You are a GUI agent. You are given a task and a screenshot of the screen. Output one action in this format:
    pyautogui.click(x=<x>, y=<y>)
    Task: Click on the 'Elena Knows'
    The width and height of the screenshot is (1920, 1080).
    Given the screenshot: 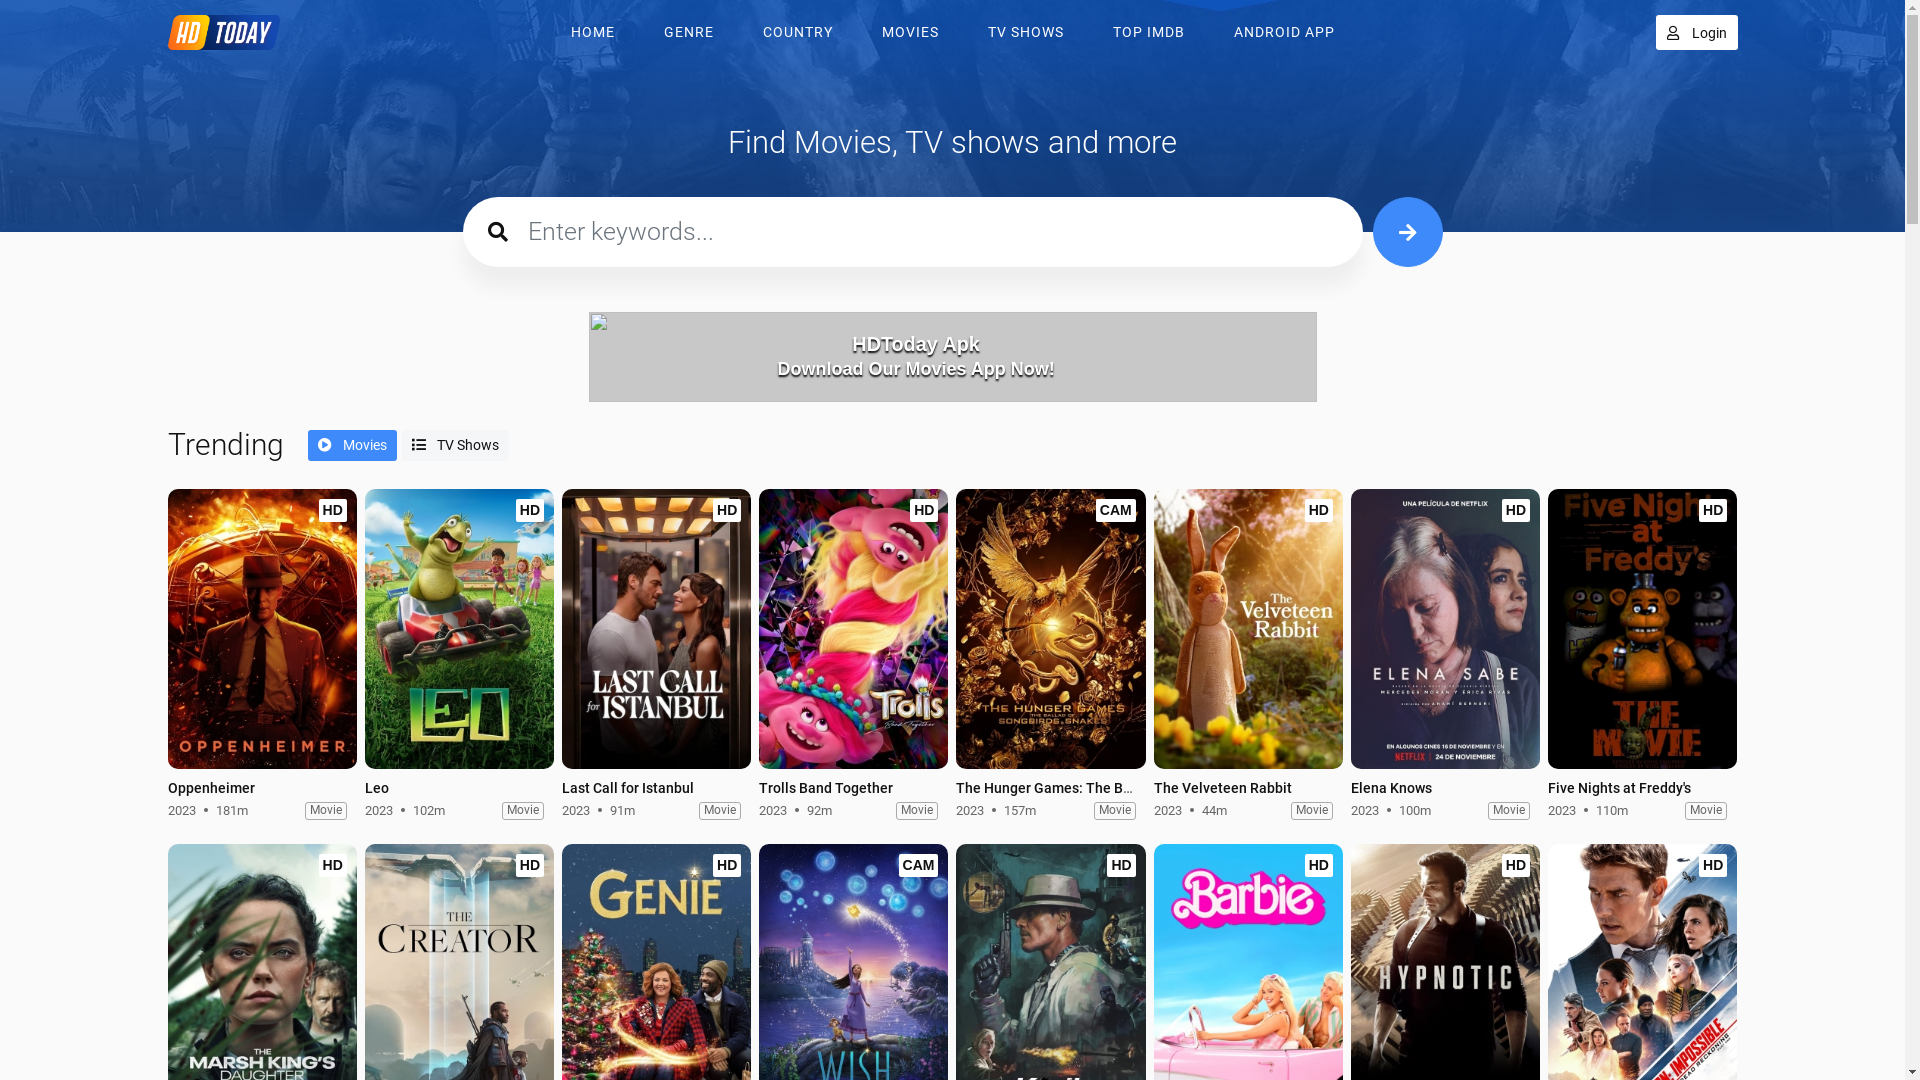 What is the action you would take?
    pyautogui.click(x=1445, y=627)
    